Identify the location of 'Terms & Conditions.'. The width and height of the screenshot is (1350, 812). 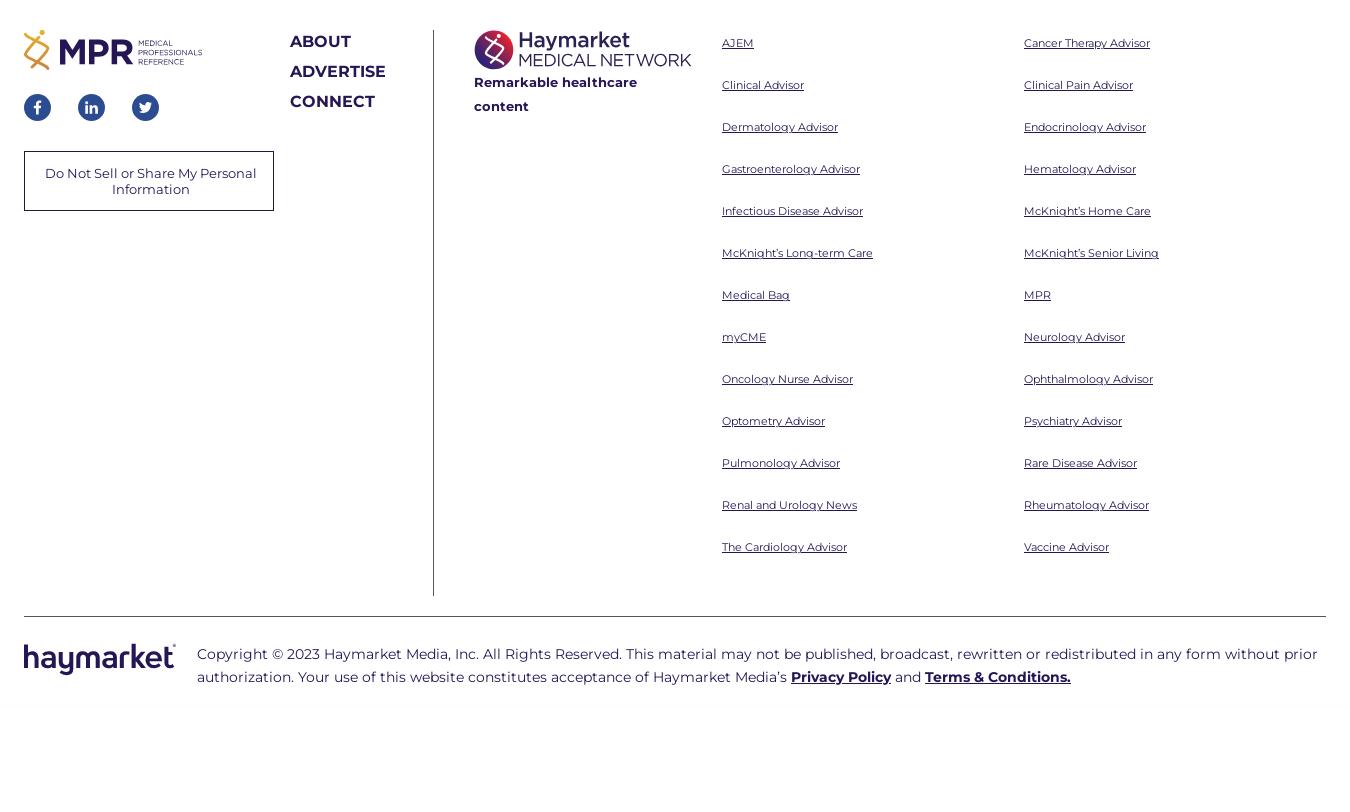
(997, 403).